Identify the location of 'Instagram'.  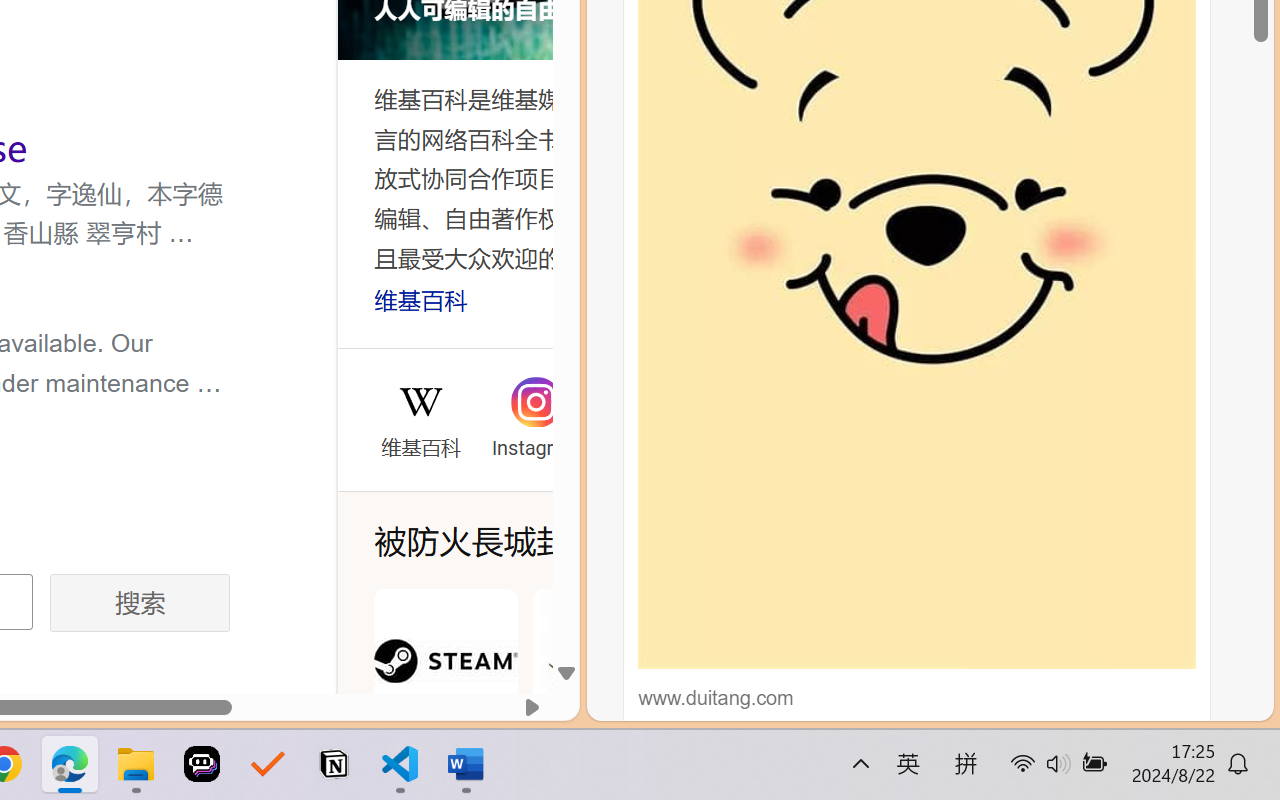
(535, 443).